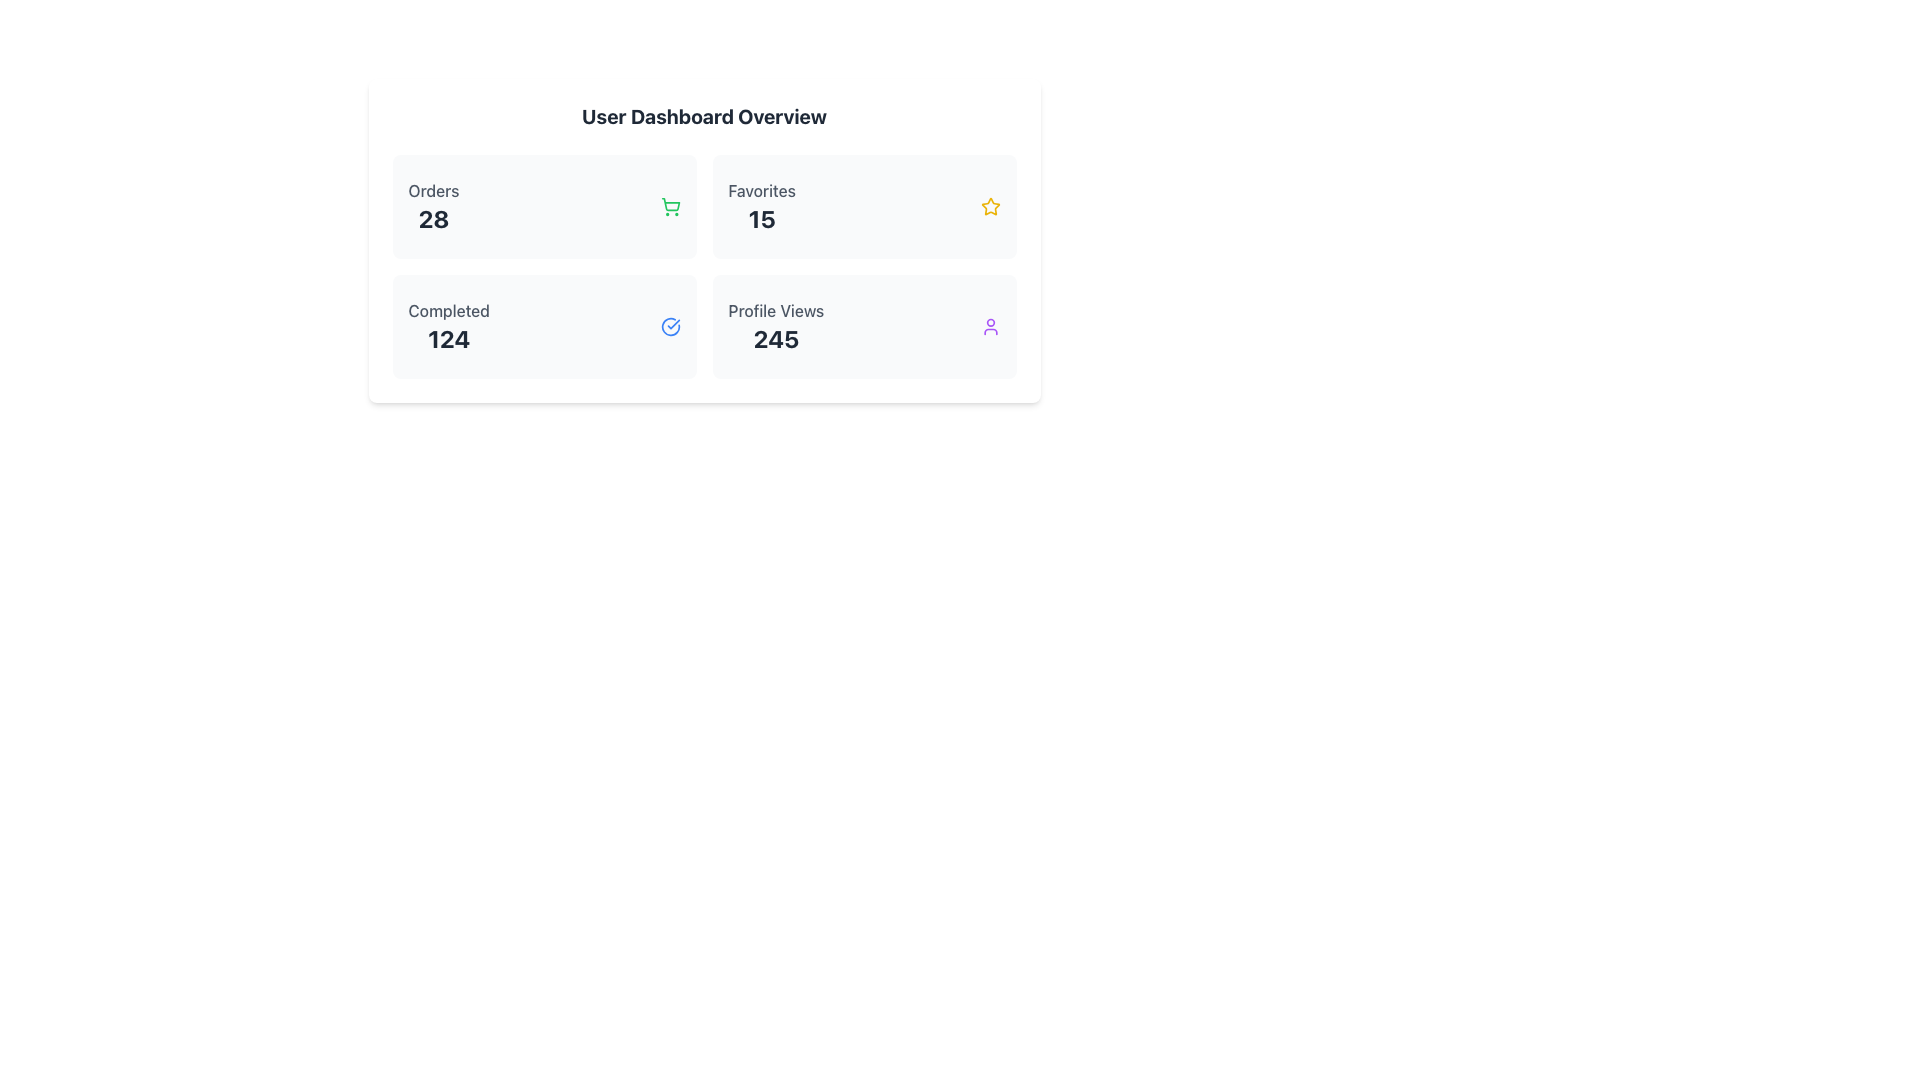  What do you see at coordinates (775, 338) in the screenshot?
I see `the static text displaying the numerical value of profile views located under the label 'Profile Views' in the bottom-right section of the dashboard` at bounding box center [775, 338].